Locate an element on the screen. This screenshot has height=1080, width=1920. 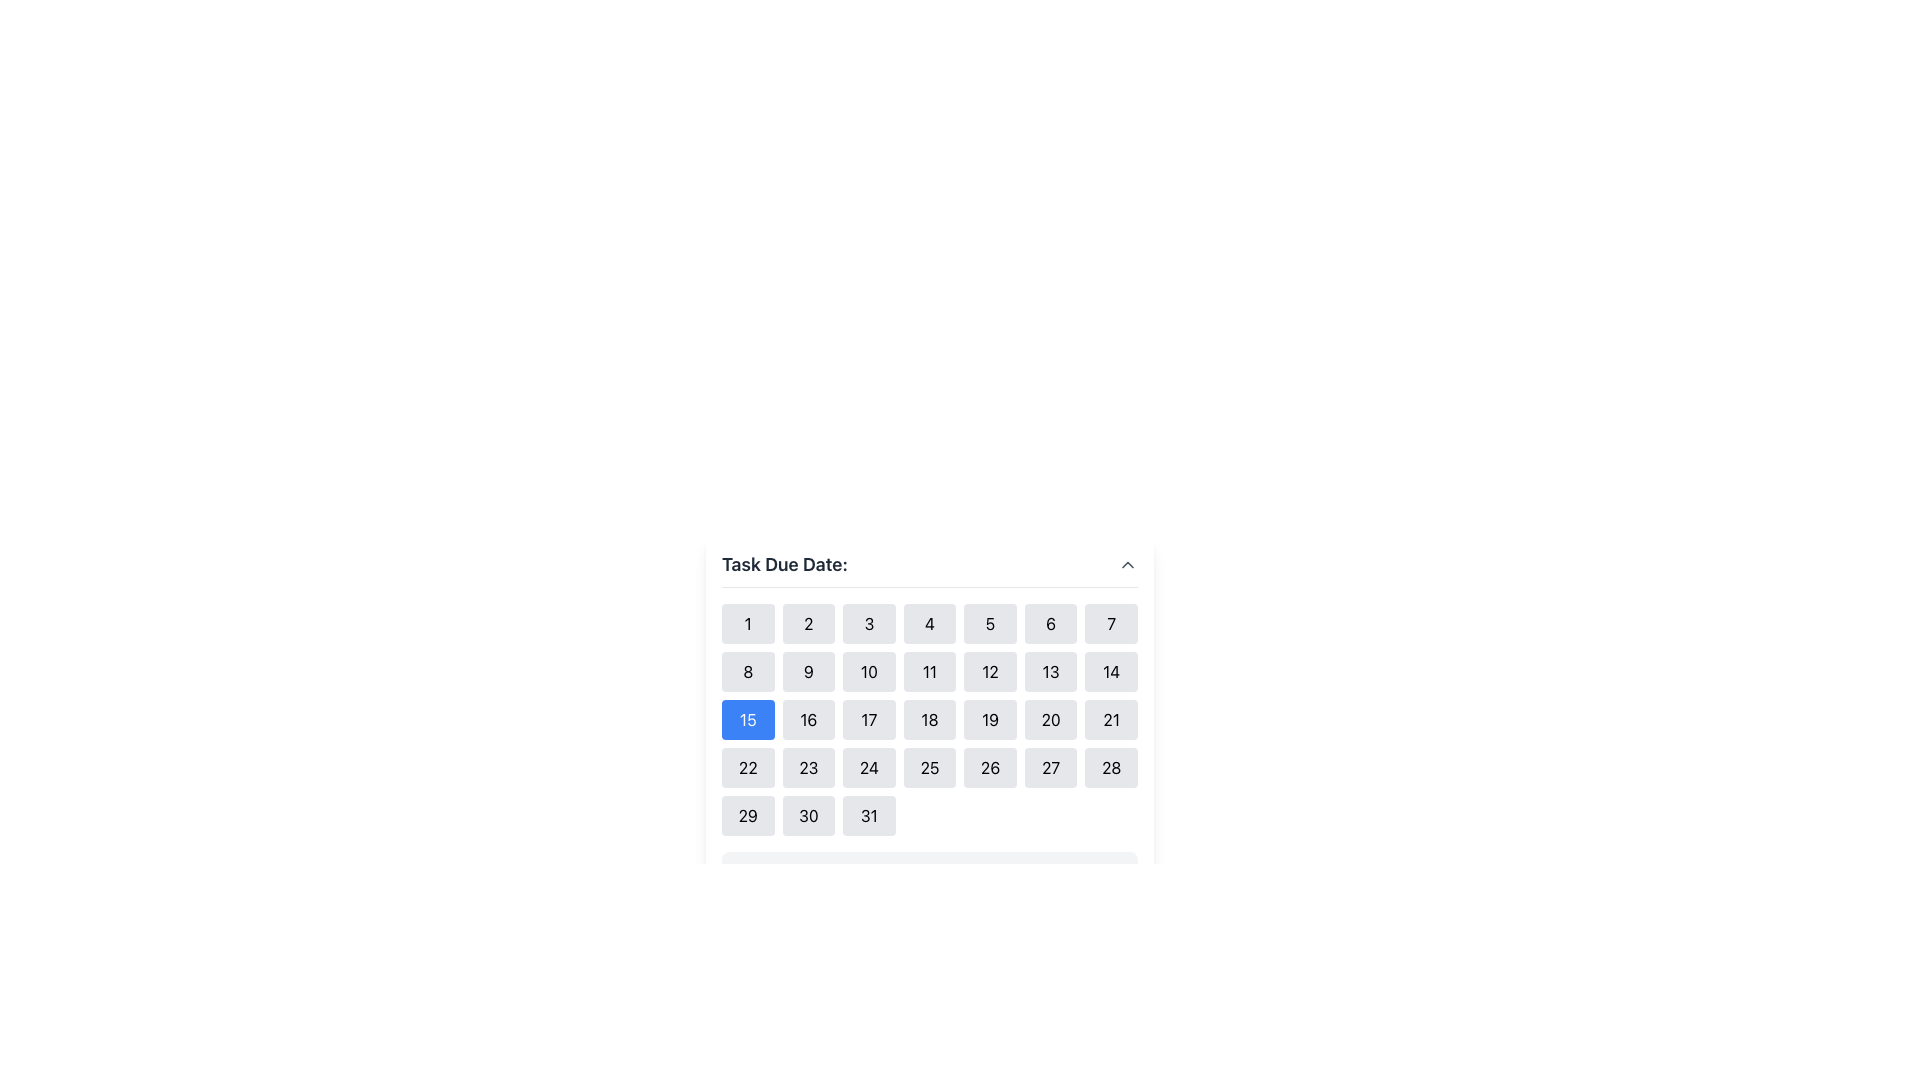
the square button with a rounded border and the number '7' in bold black text, located in the topmost row of a grid of buttons is located at coordinates (1110, 623).